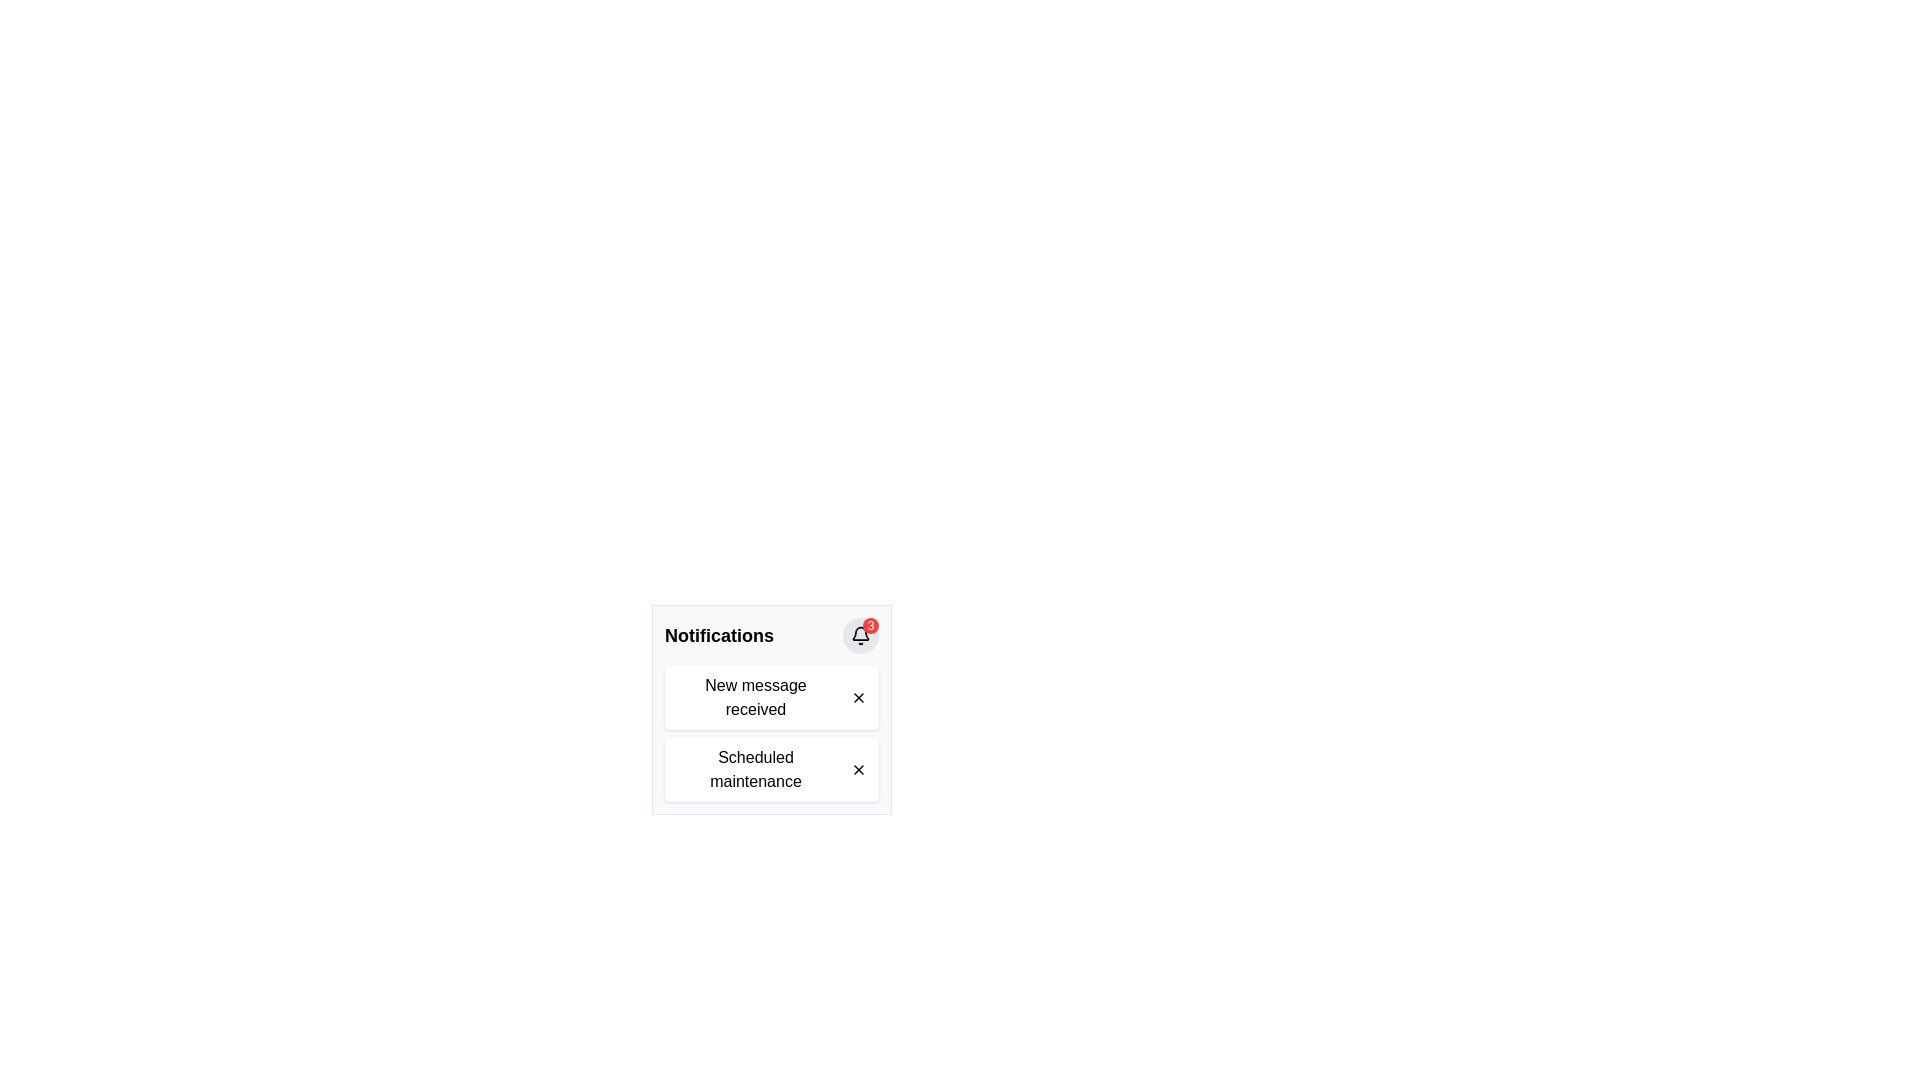 The height and width of the screenshot is (1080, 1920). I want to click on the close button for dismissing the 'New message received' notification, so click(859, 697).